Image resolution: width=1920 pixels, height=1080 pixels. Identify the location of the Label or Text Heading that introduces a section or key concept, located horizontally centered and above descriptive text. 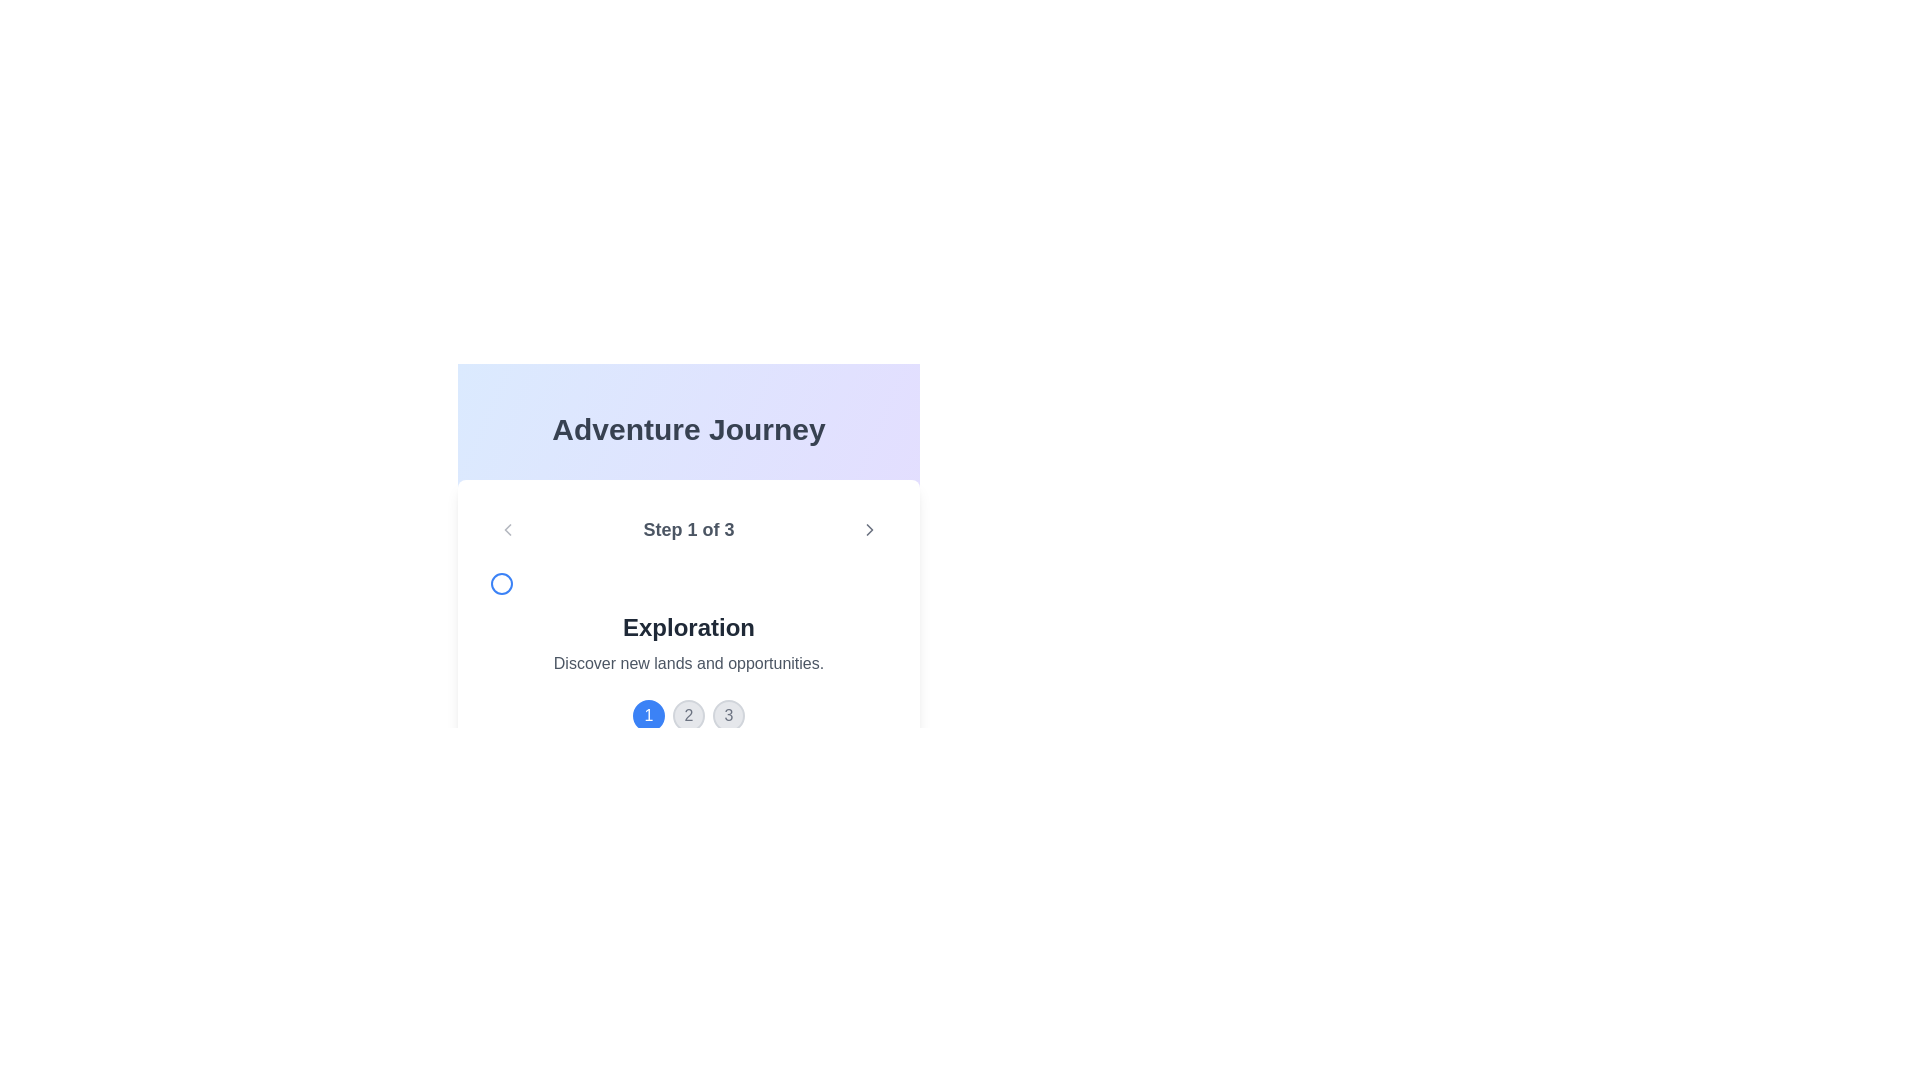
(689, 627).